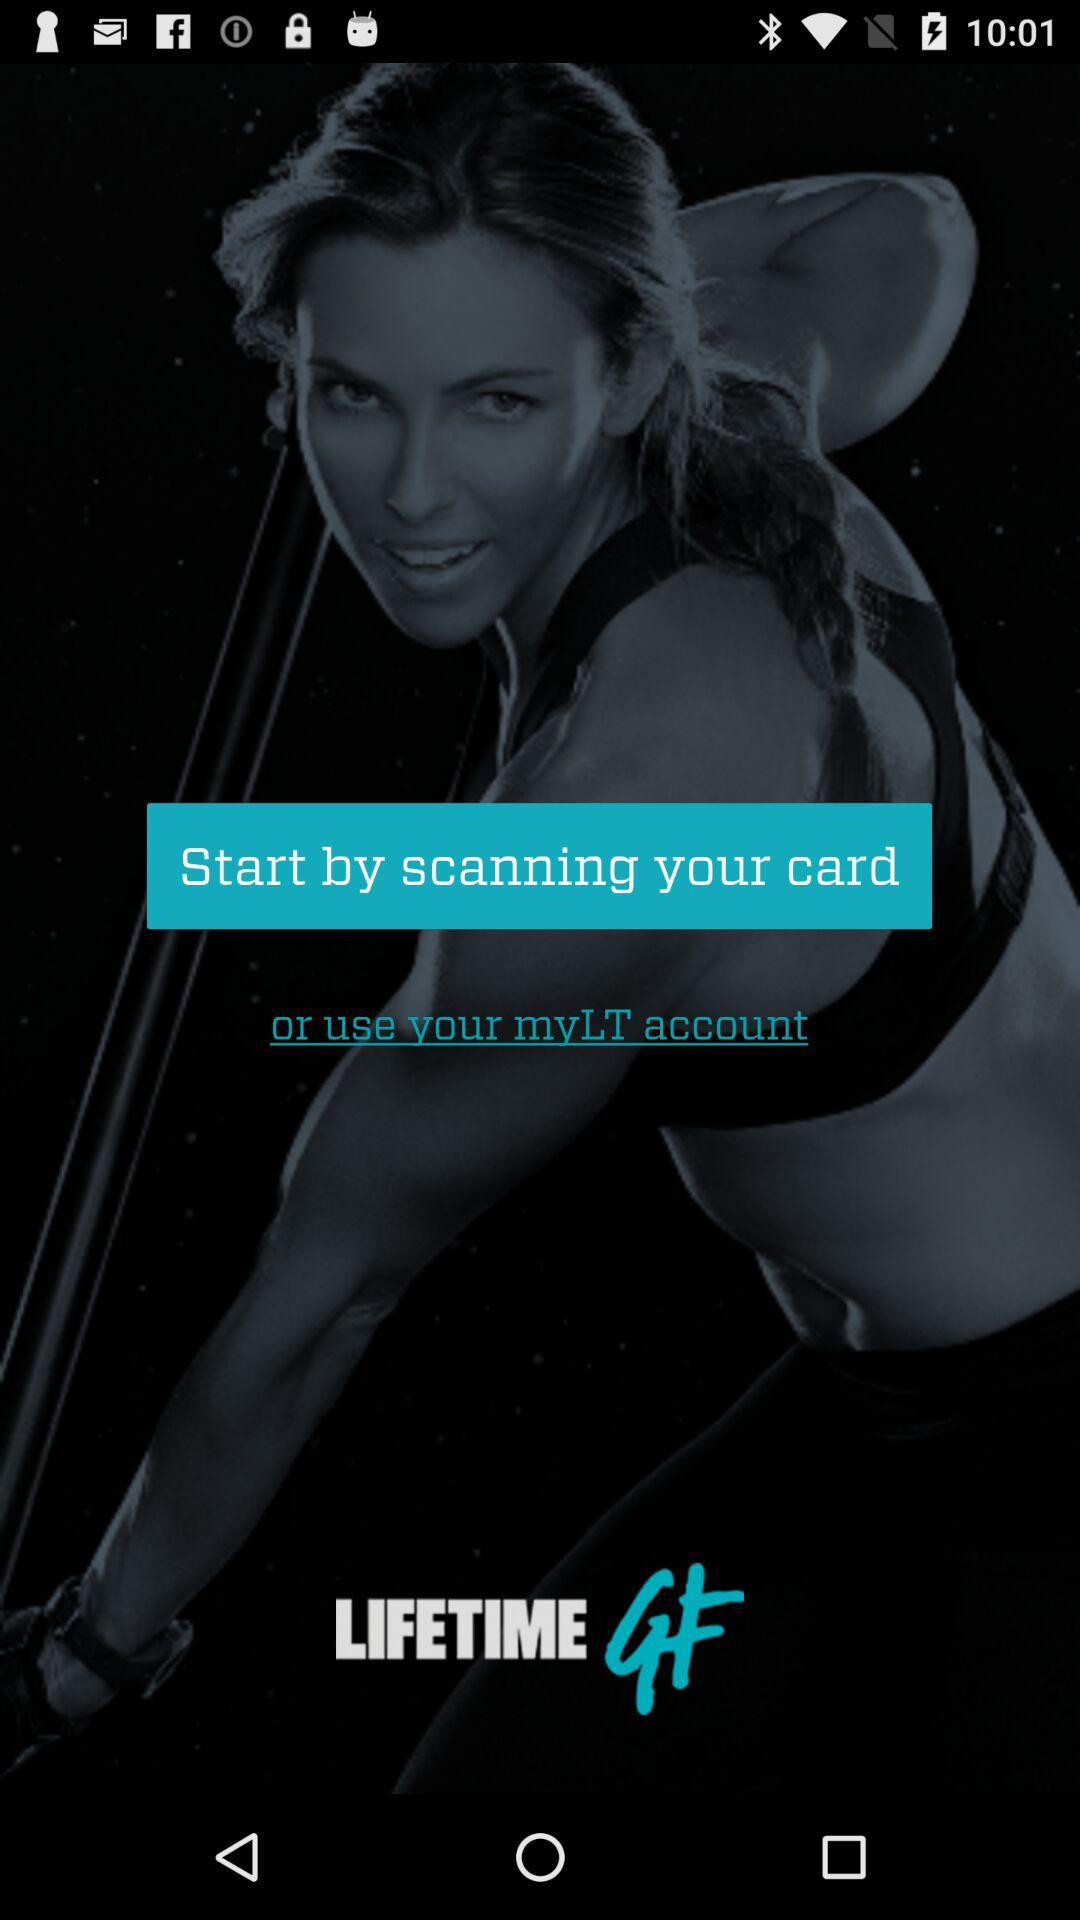 This screenshot has height=1920, width=1080. Describe the element at coordinates (538, 866) in the screenshot. I see `the item above the or use your icon` at that location.